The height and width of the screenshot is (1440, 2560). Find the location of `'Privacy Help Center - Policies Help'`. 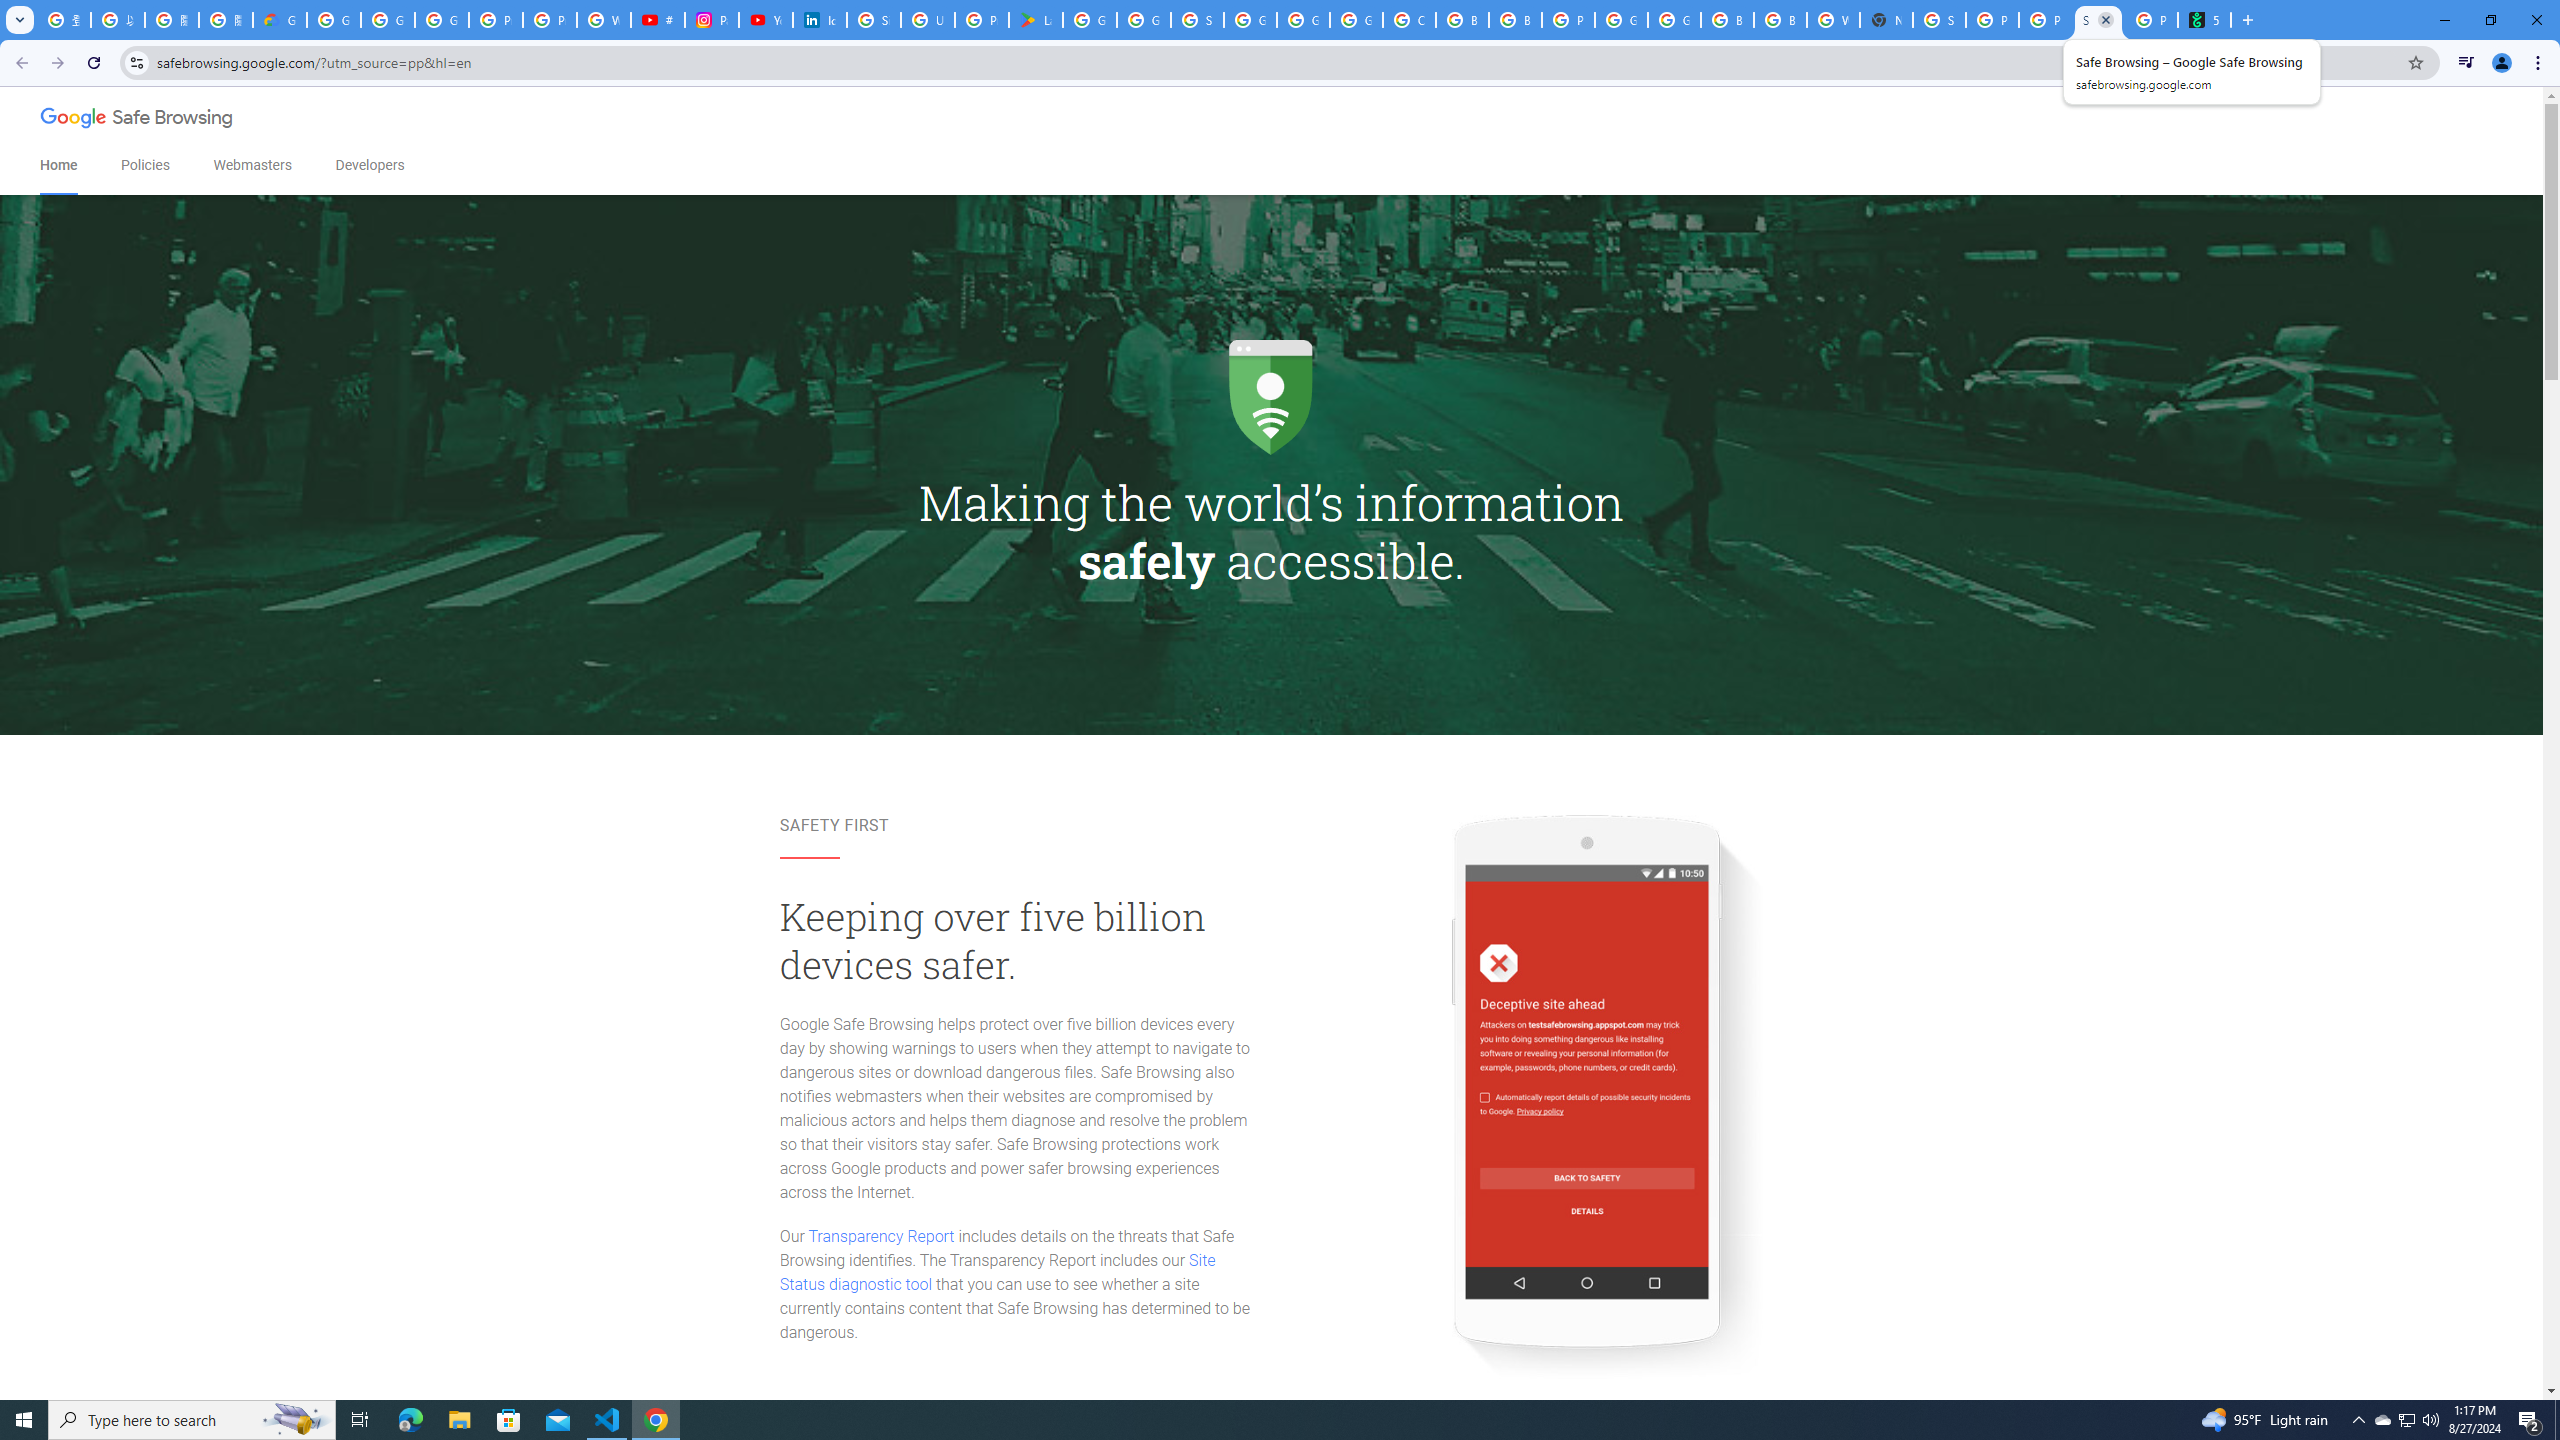

'Privacy Help Center - Policies Help' is located at coordinates (550, 19).